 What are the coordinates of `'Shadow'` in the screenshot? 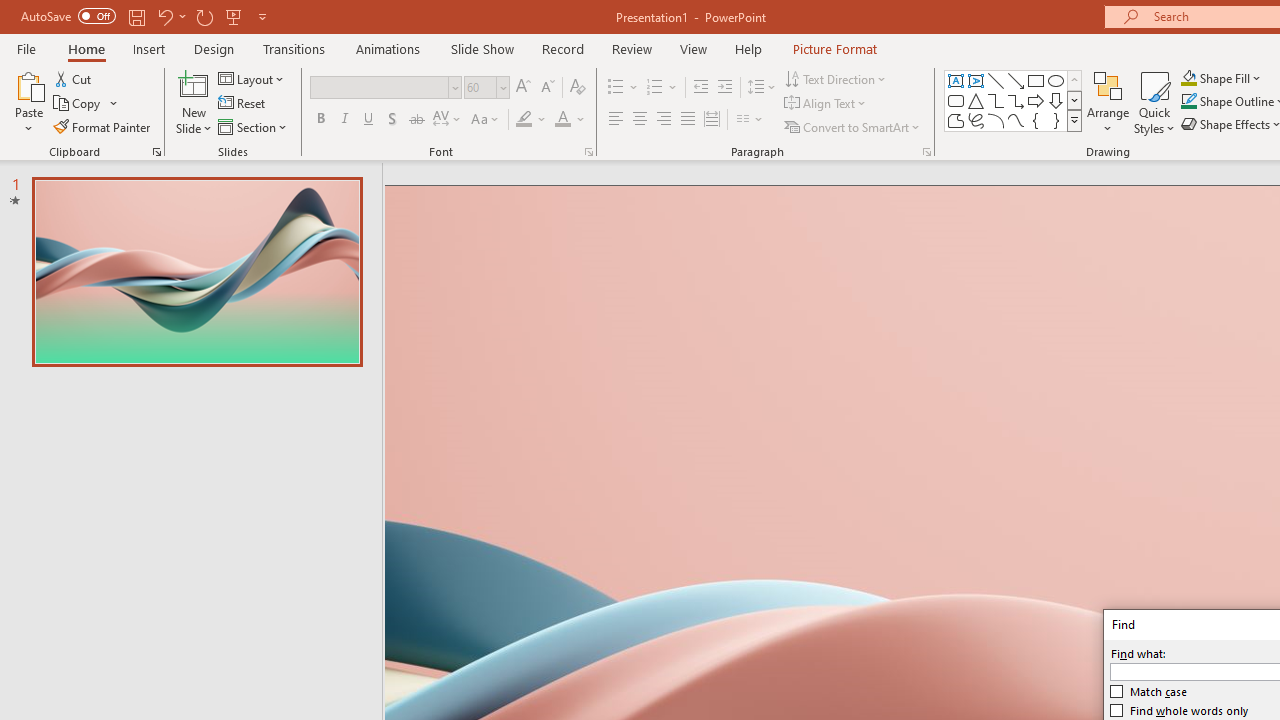 It's located at (392, 119).